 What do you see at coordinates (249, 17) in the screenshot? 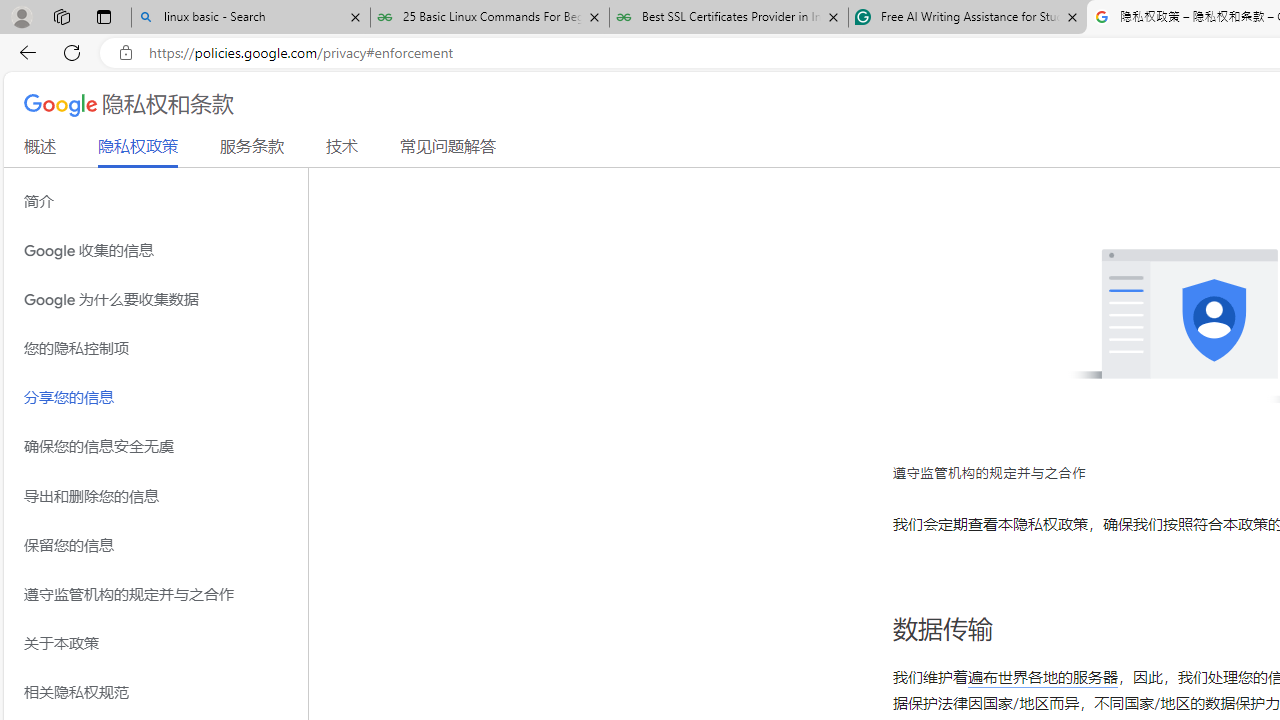
I see `'linux basic - Search'` at bounding box center [249, 17].